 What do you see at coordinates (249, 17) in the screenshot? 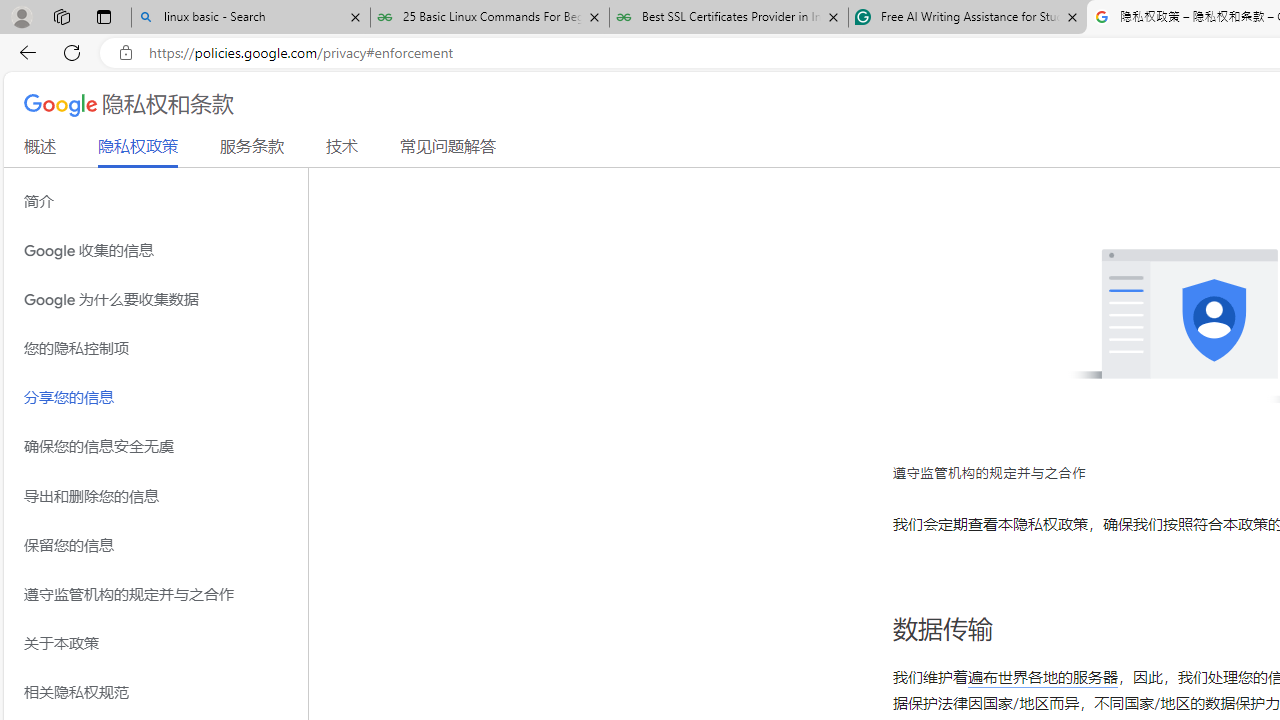
I see `'linux basic - Search'` at bounding box center [249, 17].